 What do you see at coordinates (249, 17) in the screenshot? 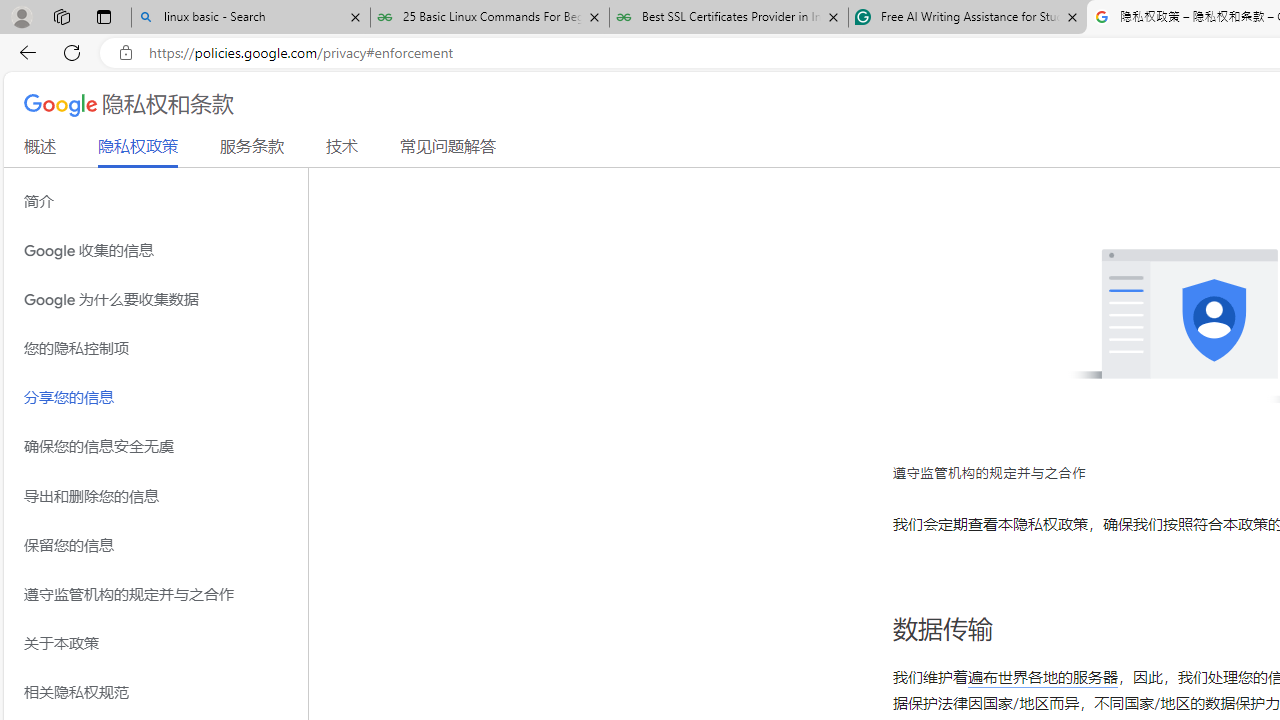
I see `'linux basic - Search'` at bounding box center [249, 17].